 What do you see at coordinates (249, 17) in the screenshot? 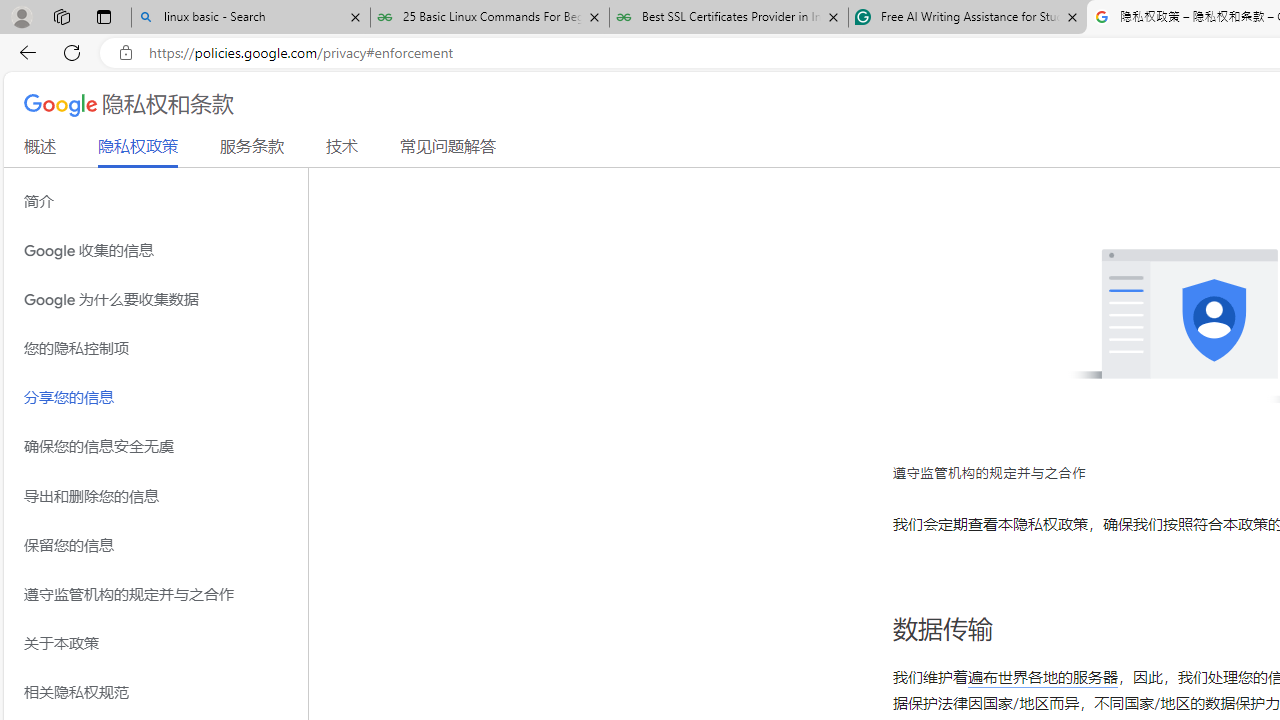
I see `'linux basic - Search'` at bounding box center [249, 17].